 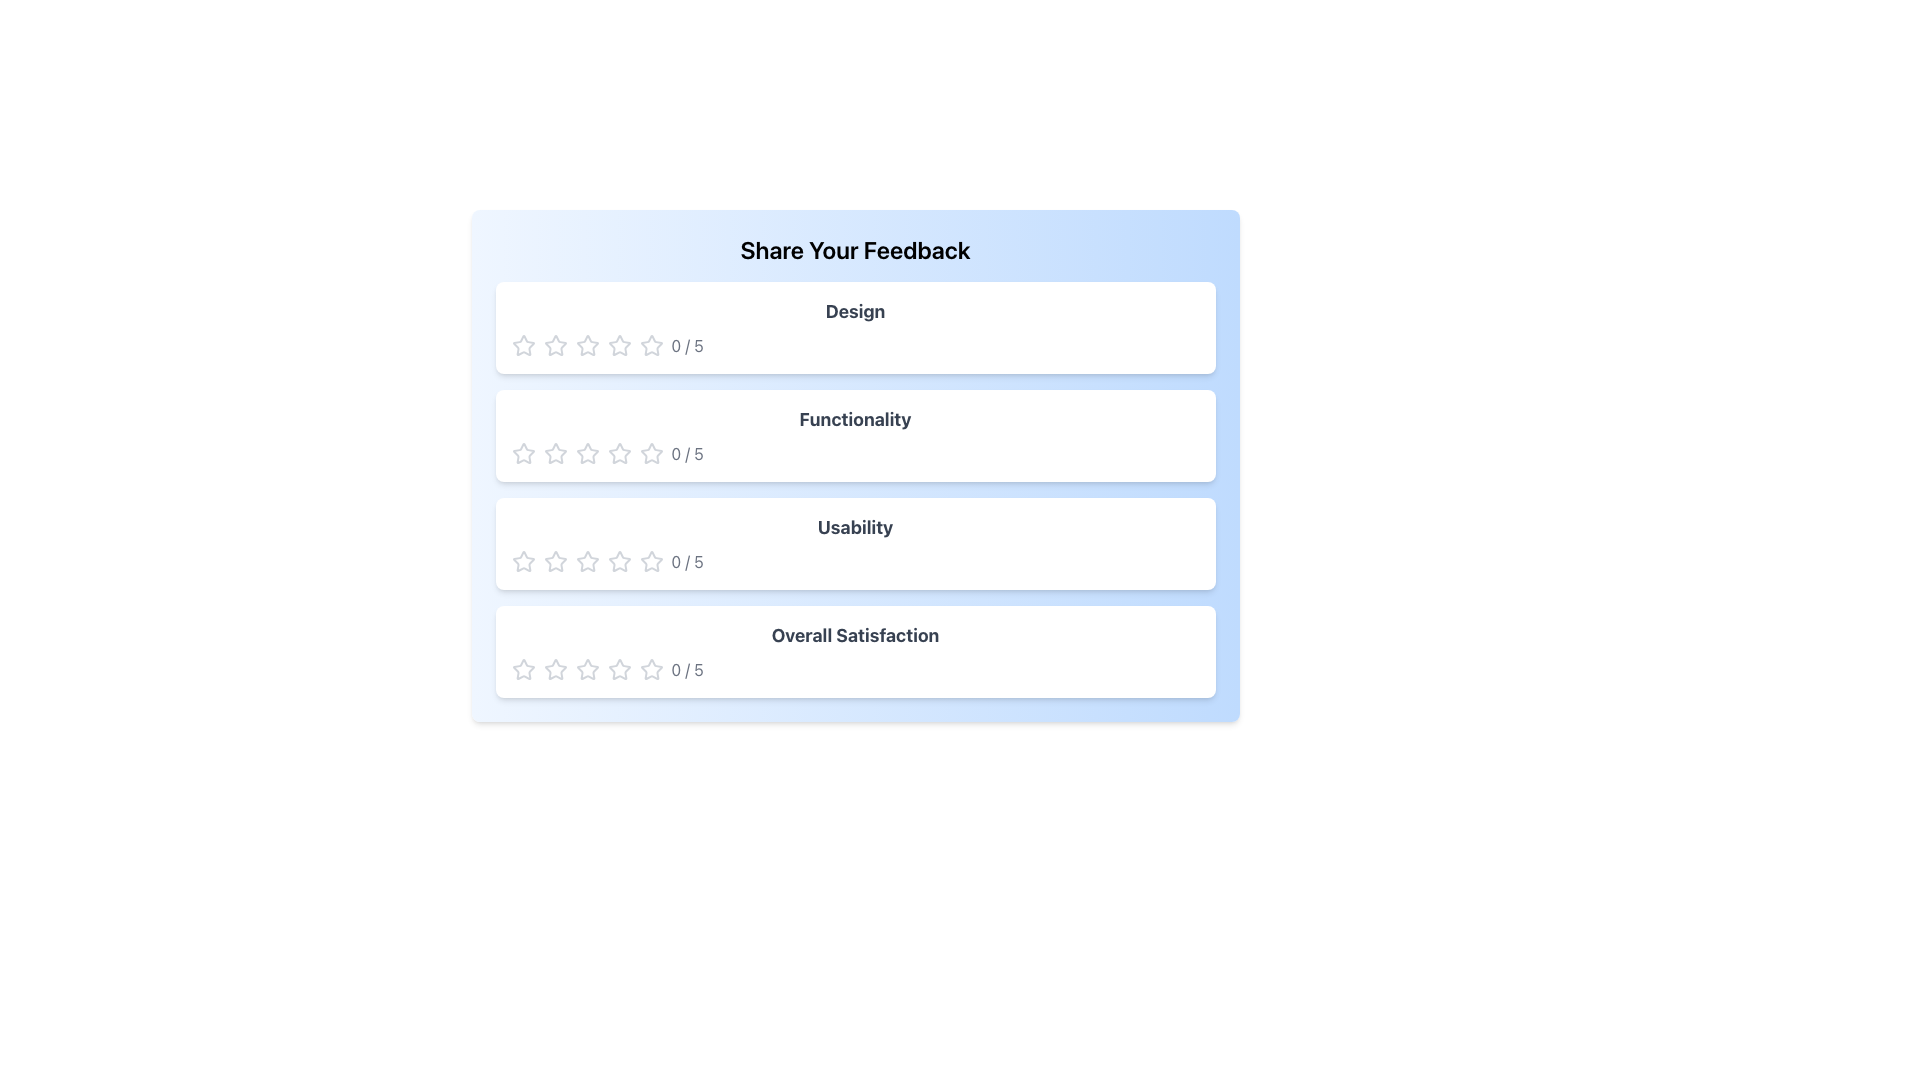 What do you see at coordinates (523, 344) in the screenshot?
I see `the hollow star icon in the 'Design' rating component` at bounding box center [523, 344].